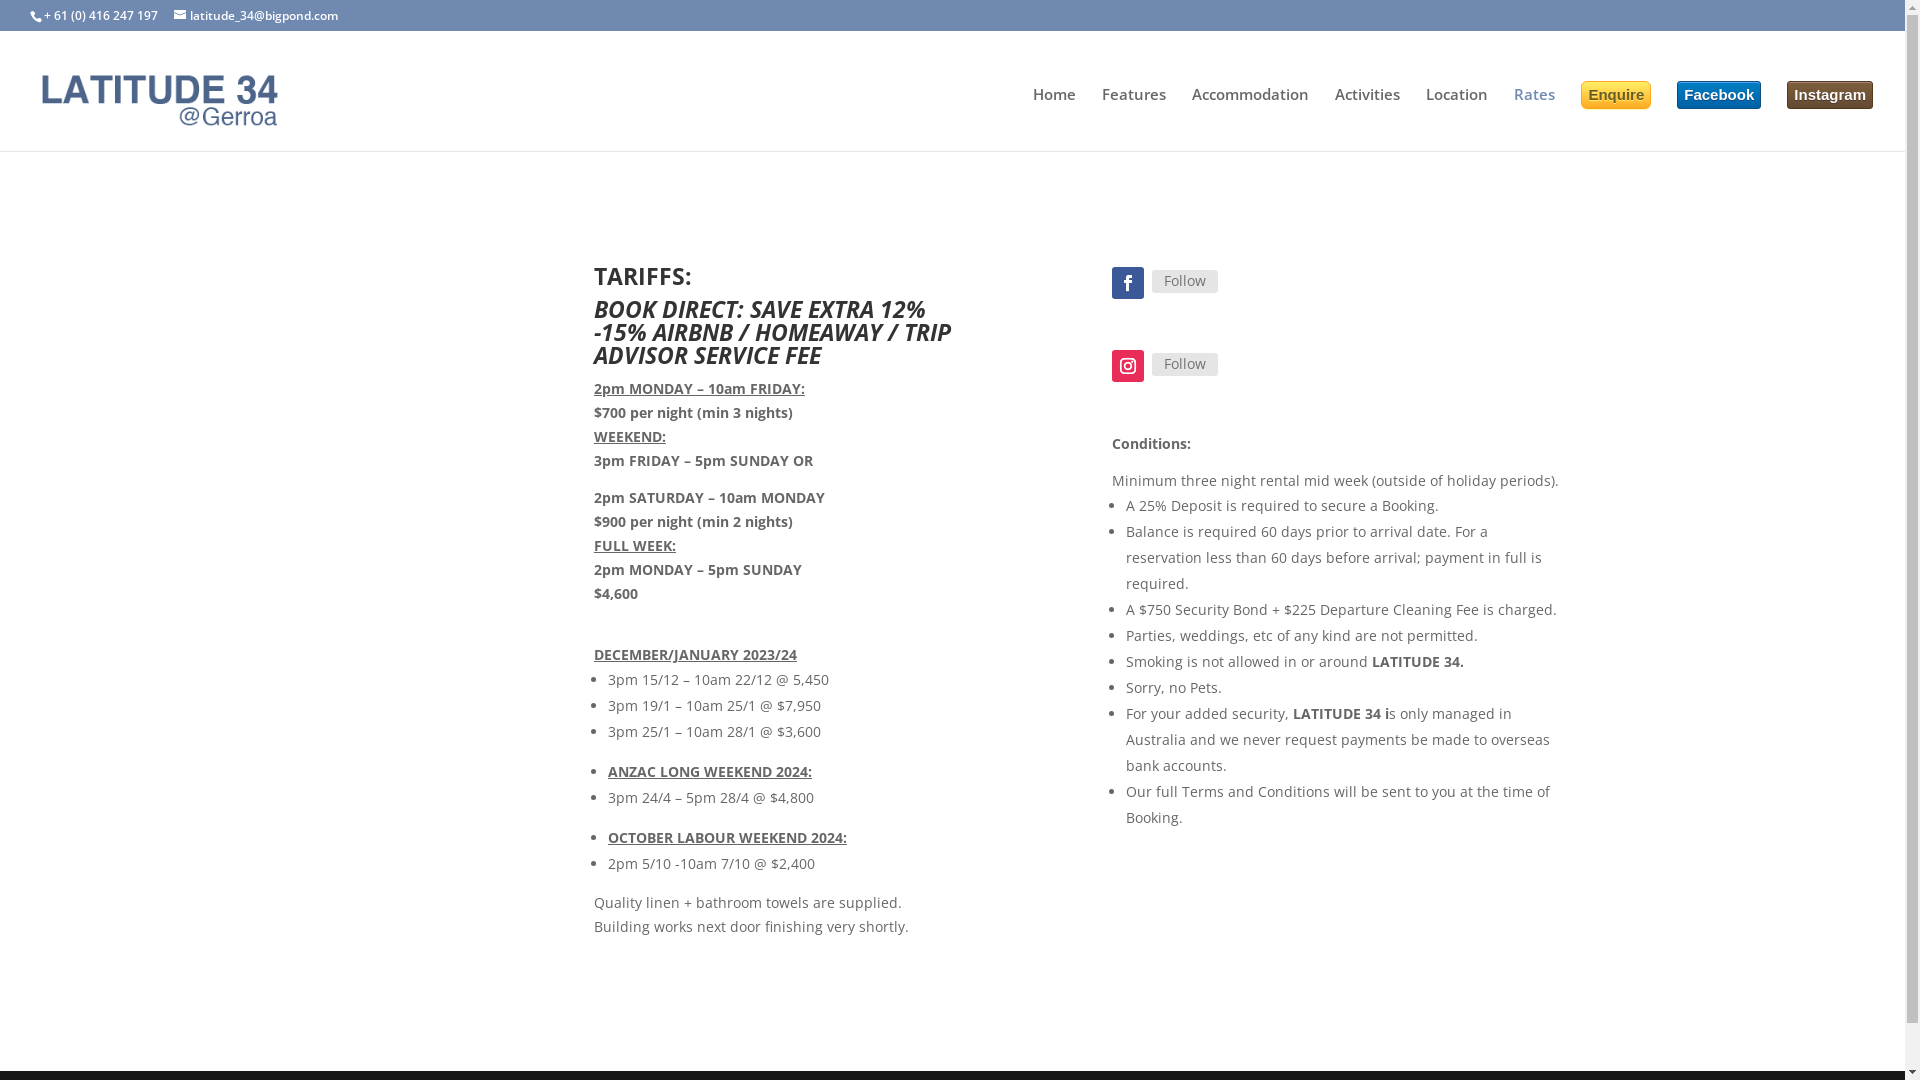 This screenshot has height=1080, width=1920. What do you see at coordinates (1249, 119) in the screenshot?
I see `'Accommodation'` at bounding box center [1249, 119].